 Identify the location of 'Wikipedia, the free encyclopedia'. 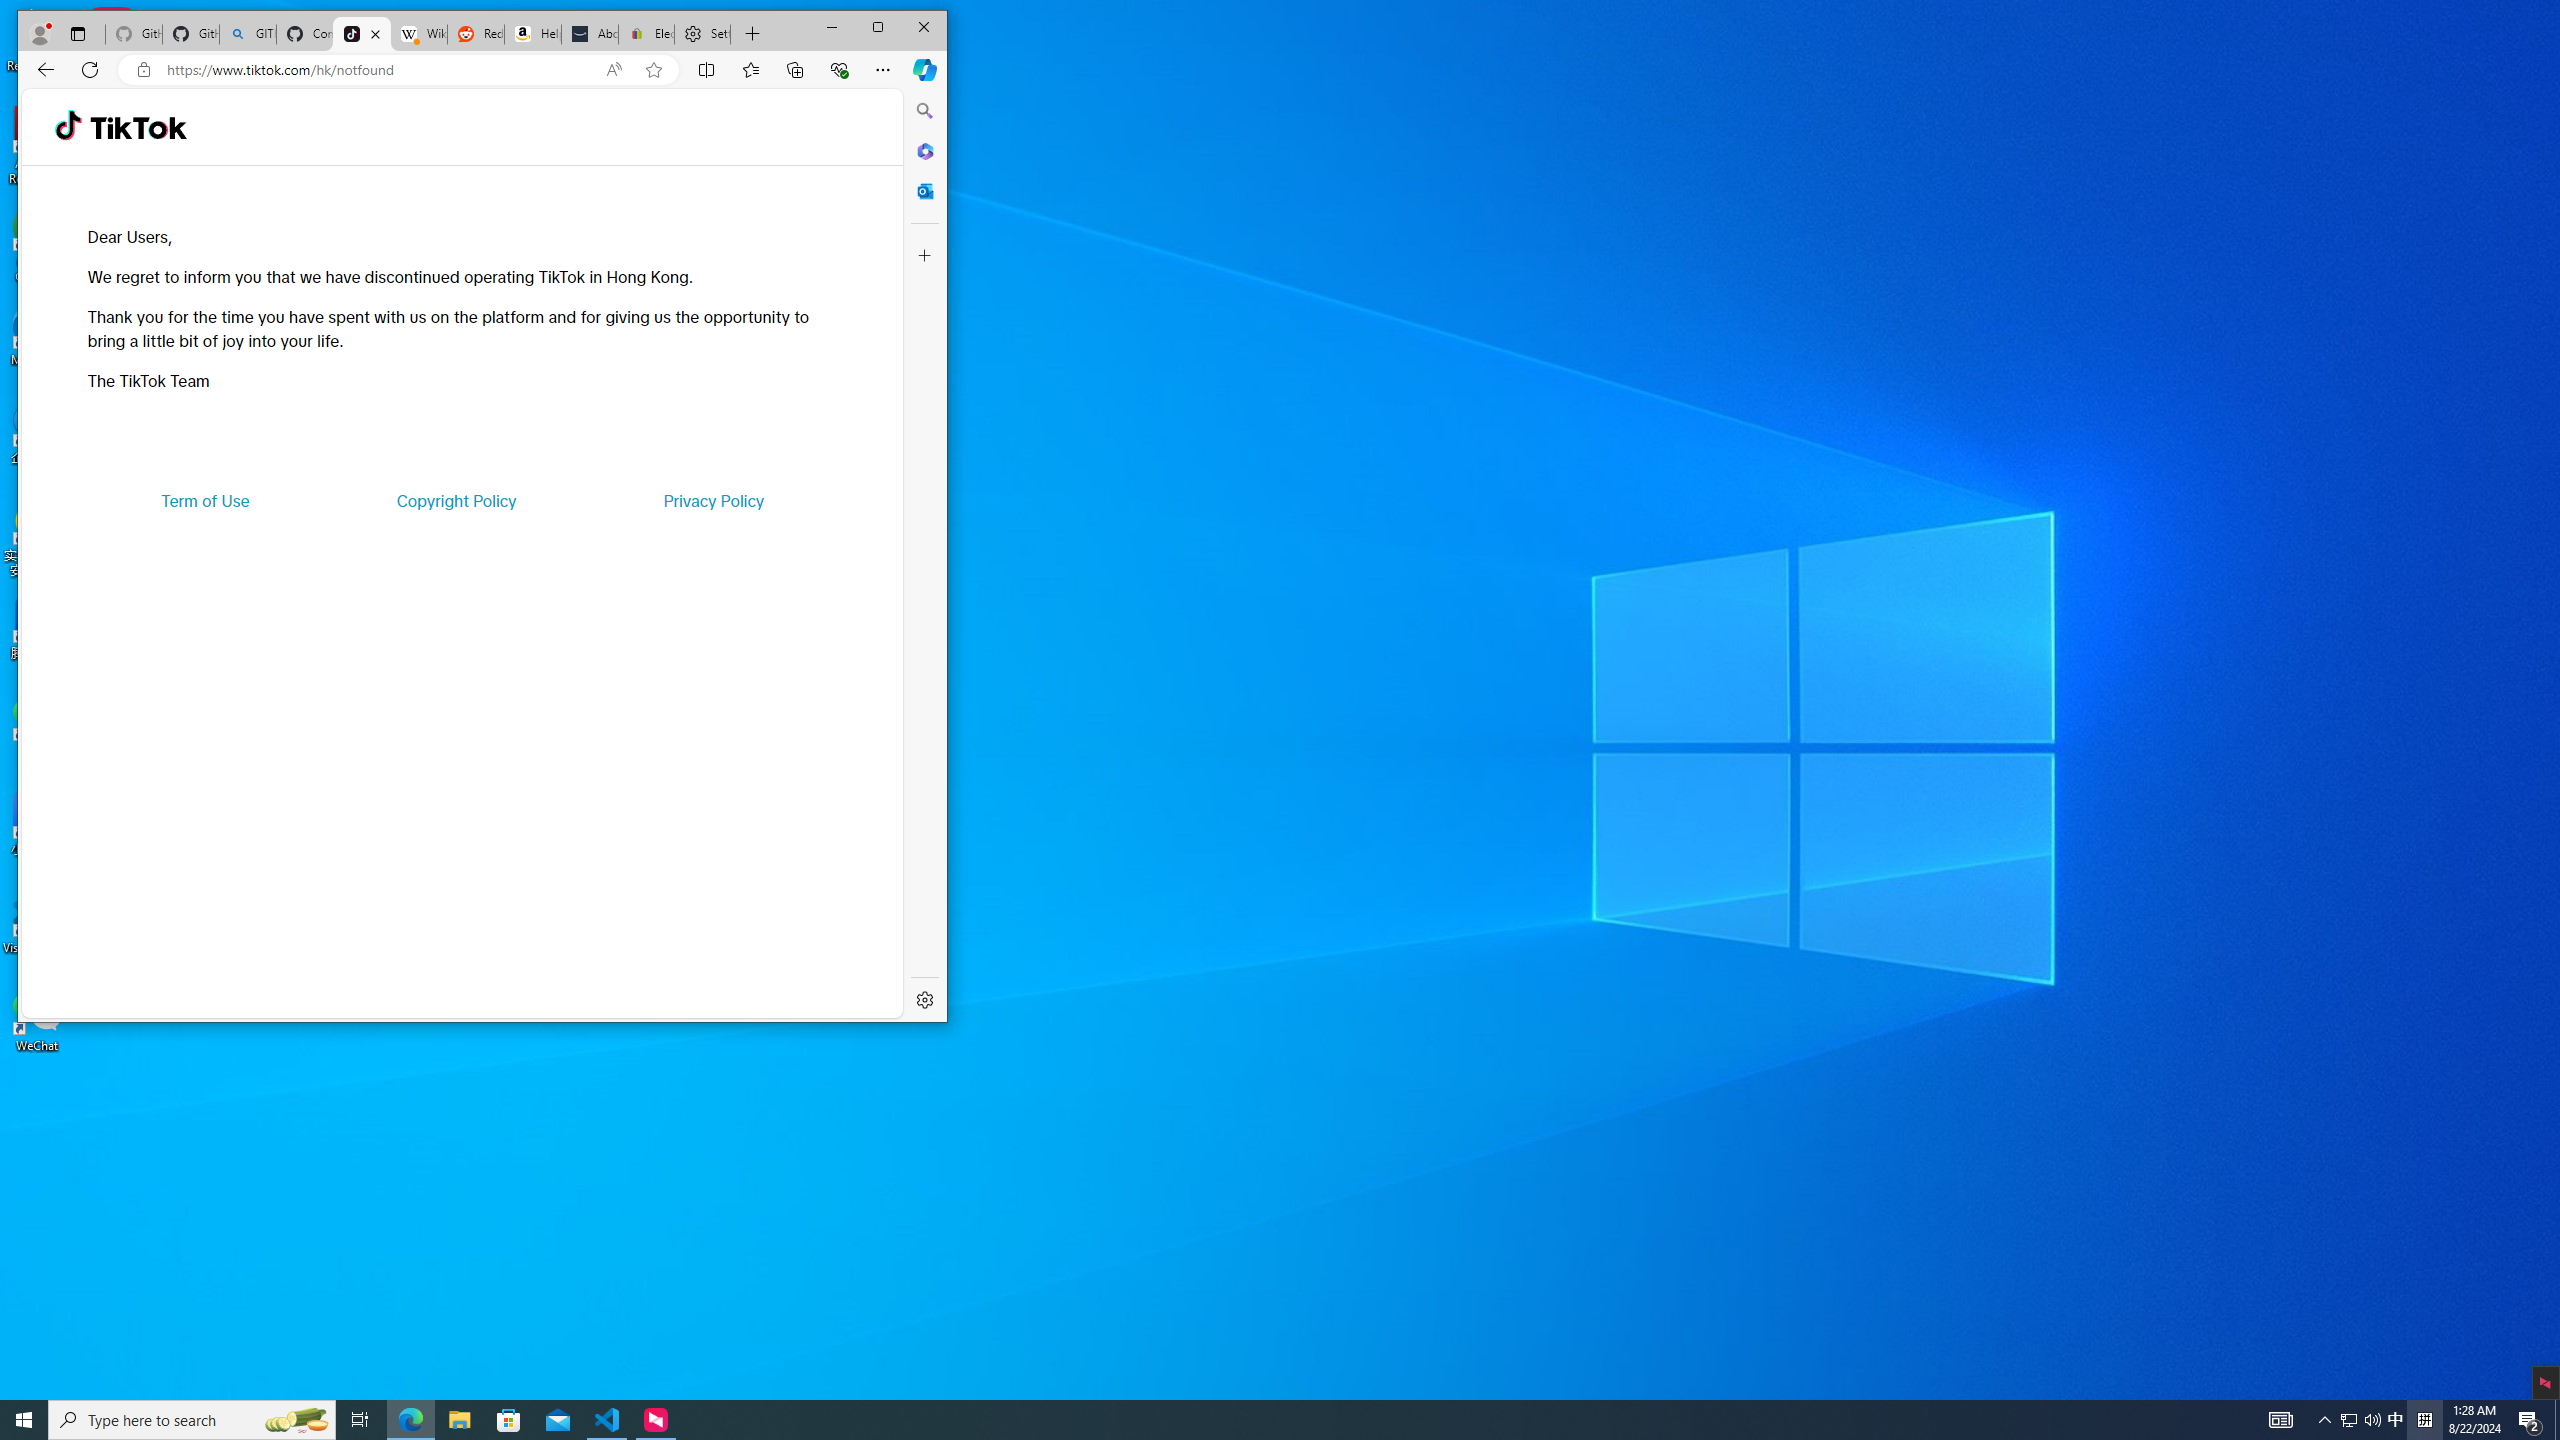
(417, 34).